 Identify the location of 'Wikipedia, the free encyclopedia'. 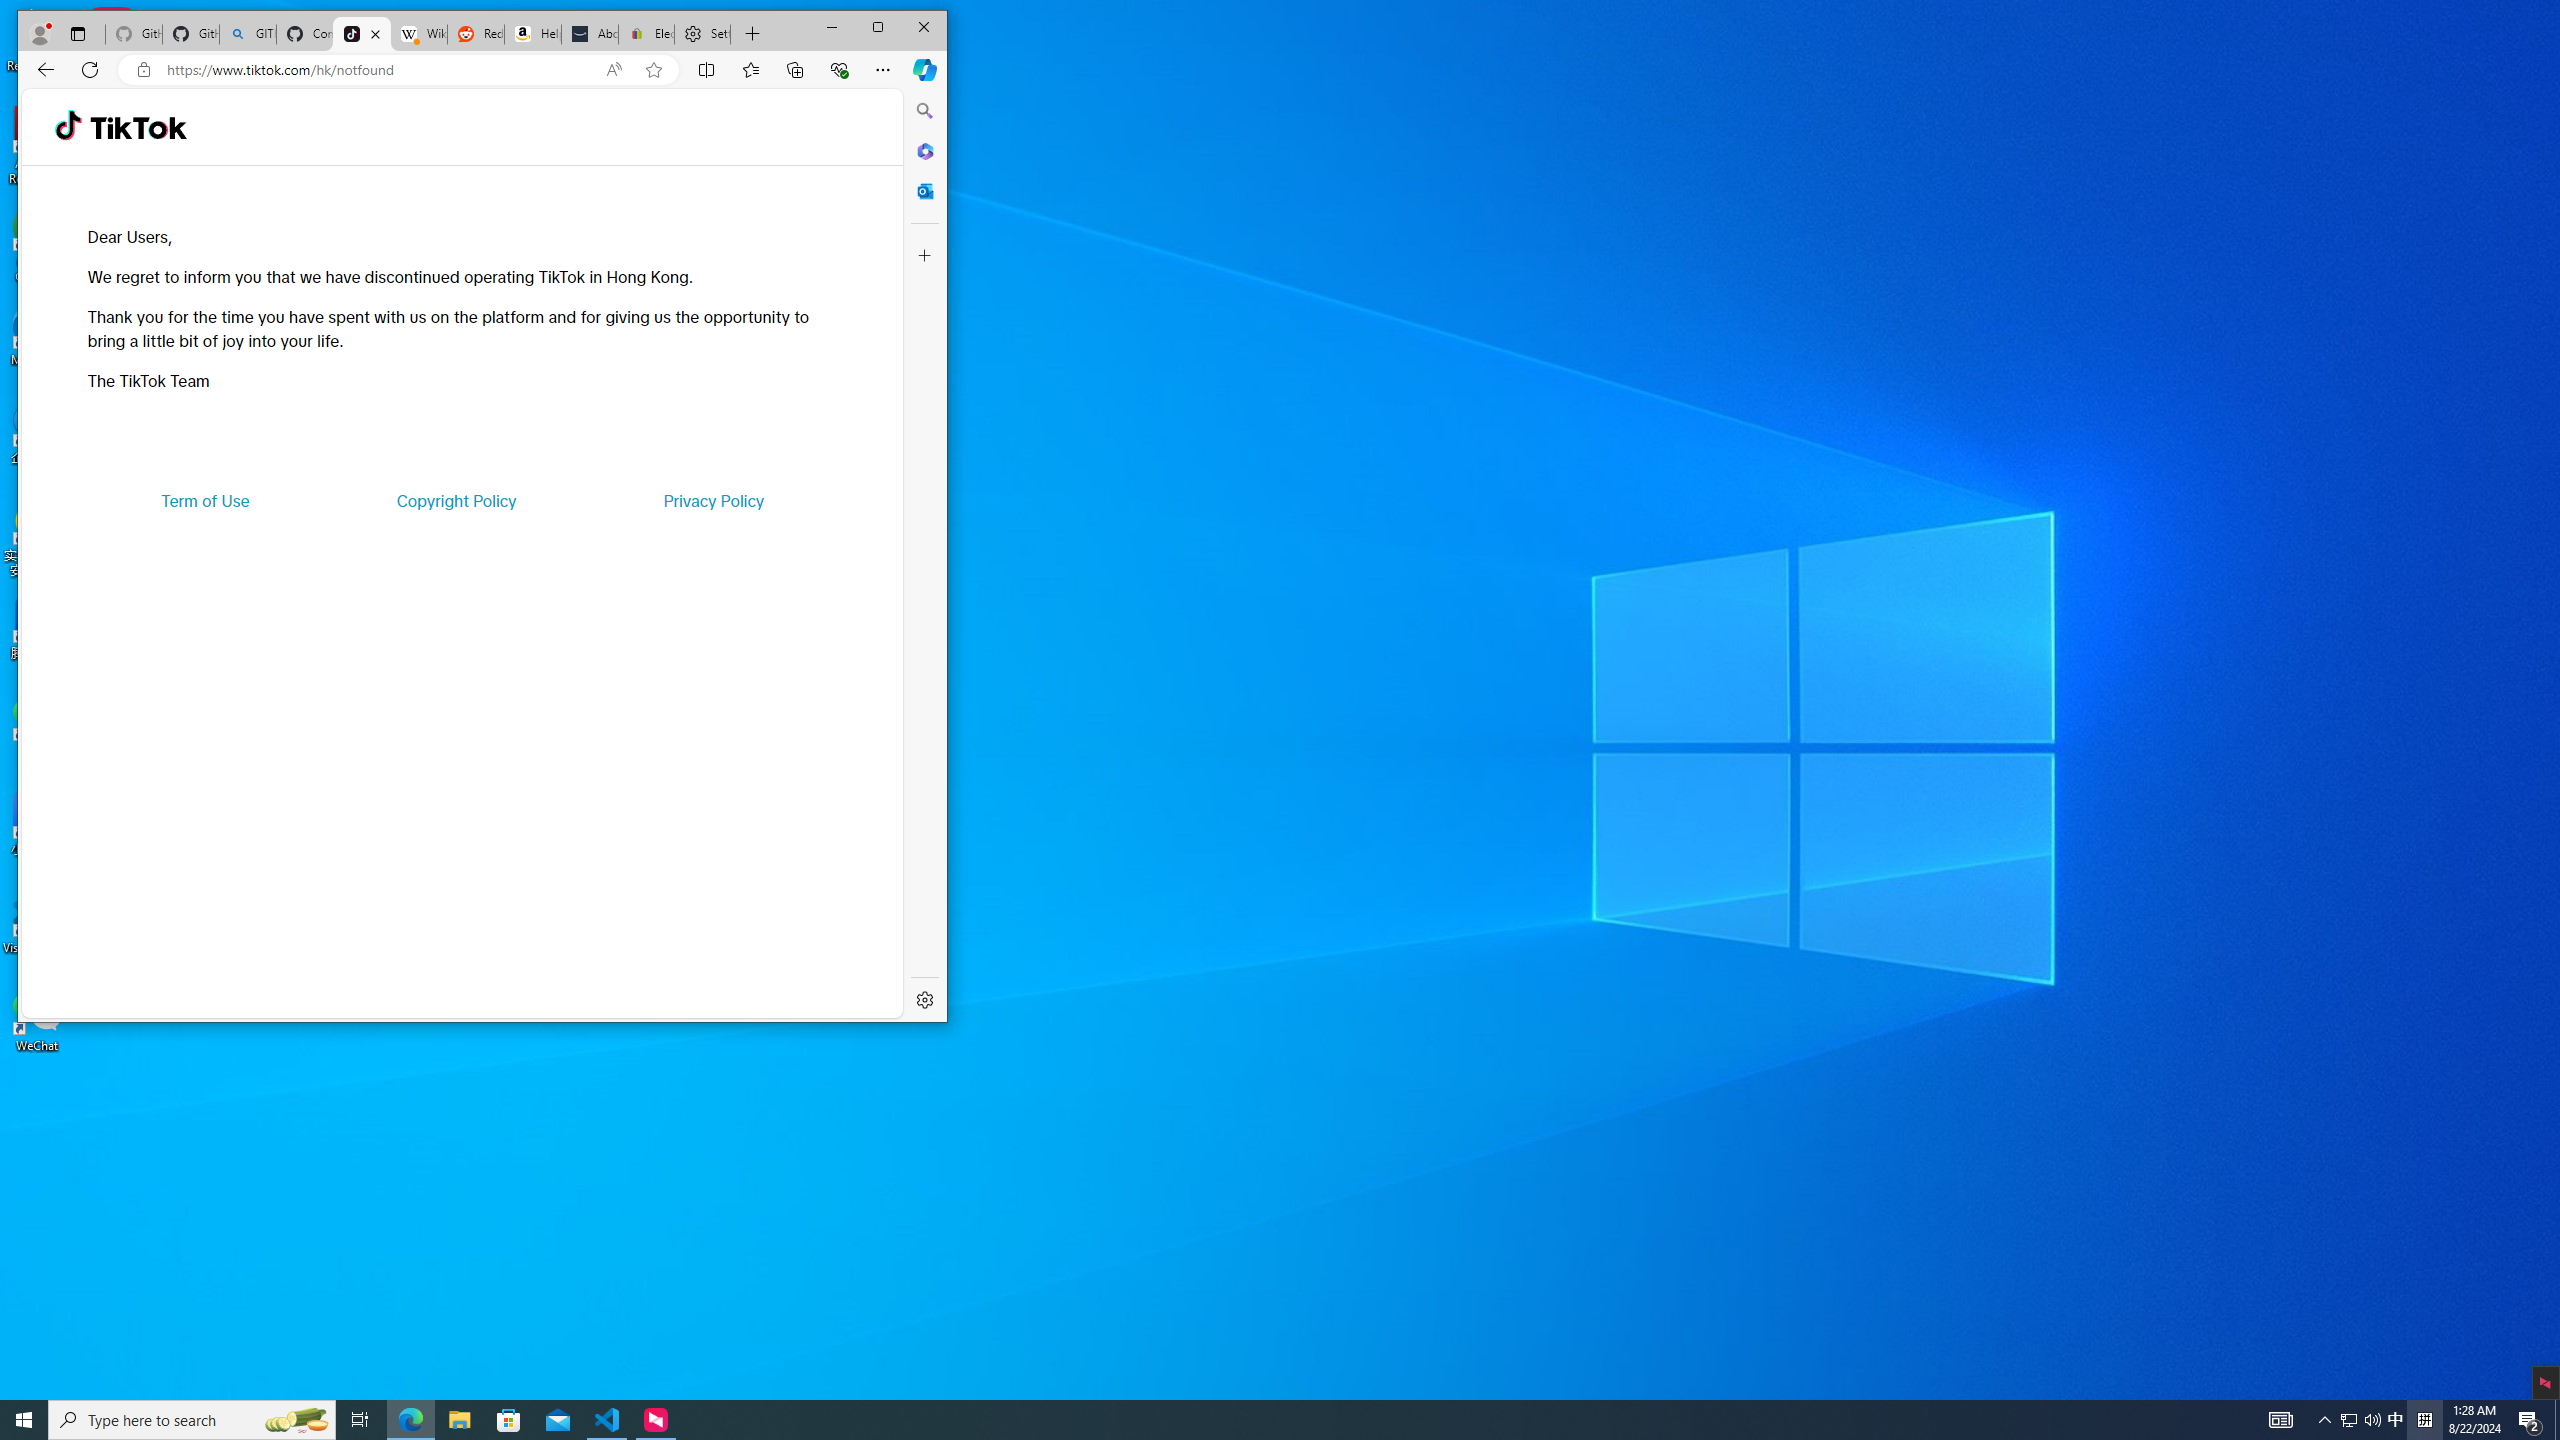
(417, 34).